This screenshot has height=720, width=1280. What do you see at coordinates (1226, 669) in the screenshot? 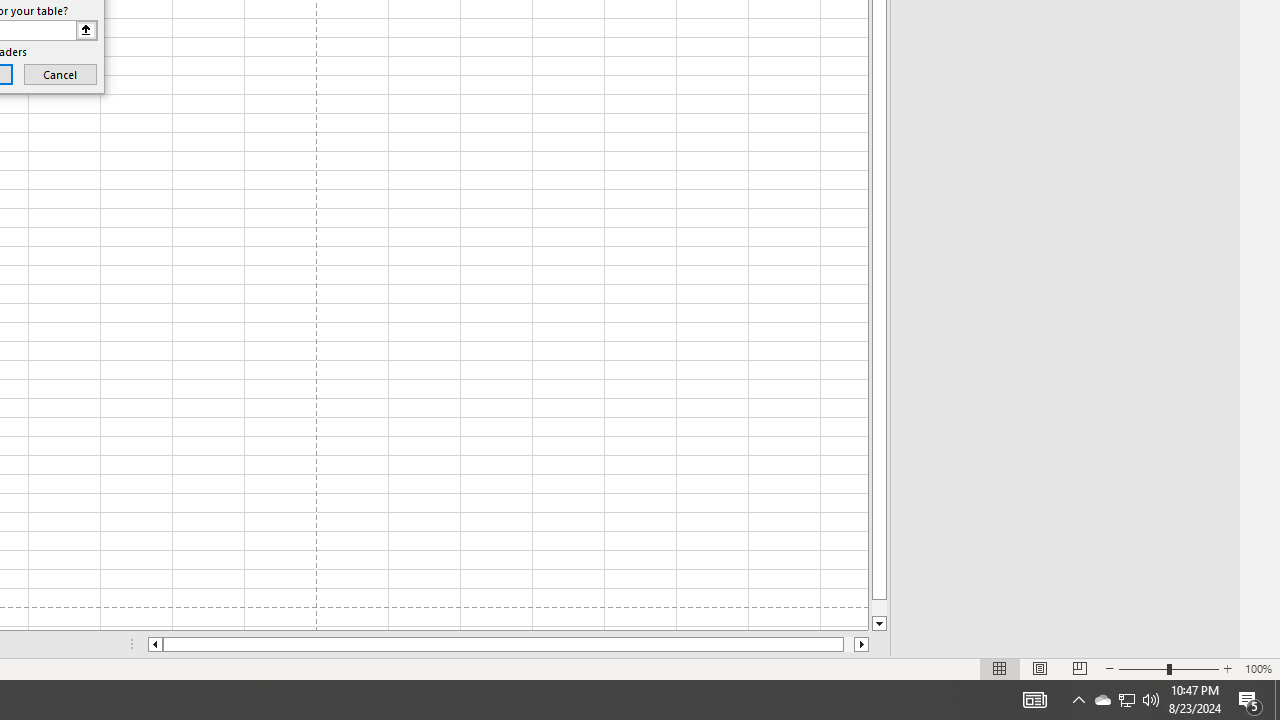
I see `'Zoom In'` at bounding box center [1226, 669].